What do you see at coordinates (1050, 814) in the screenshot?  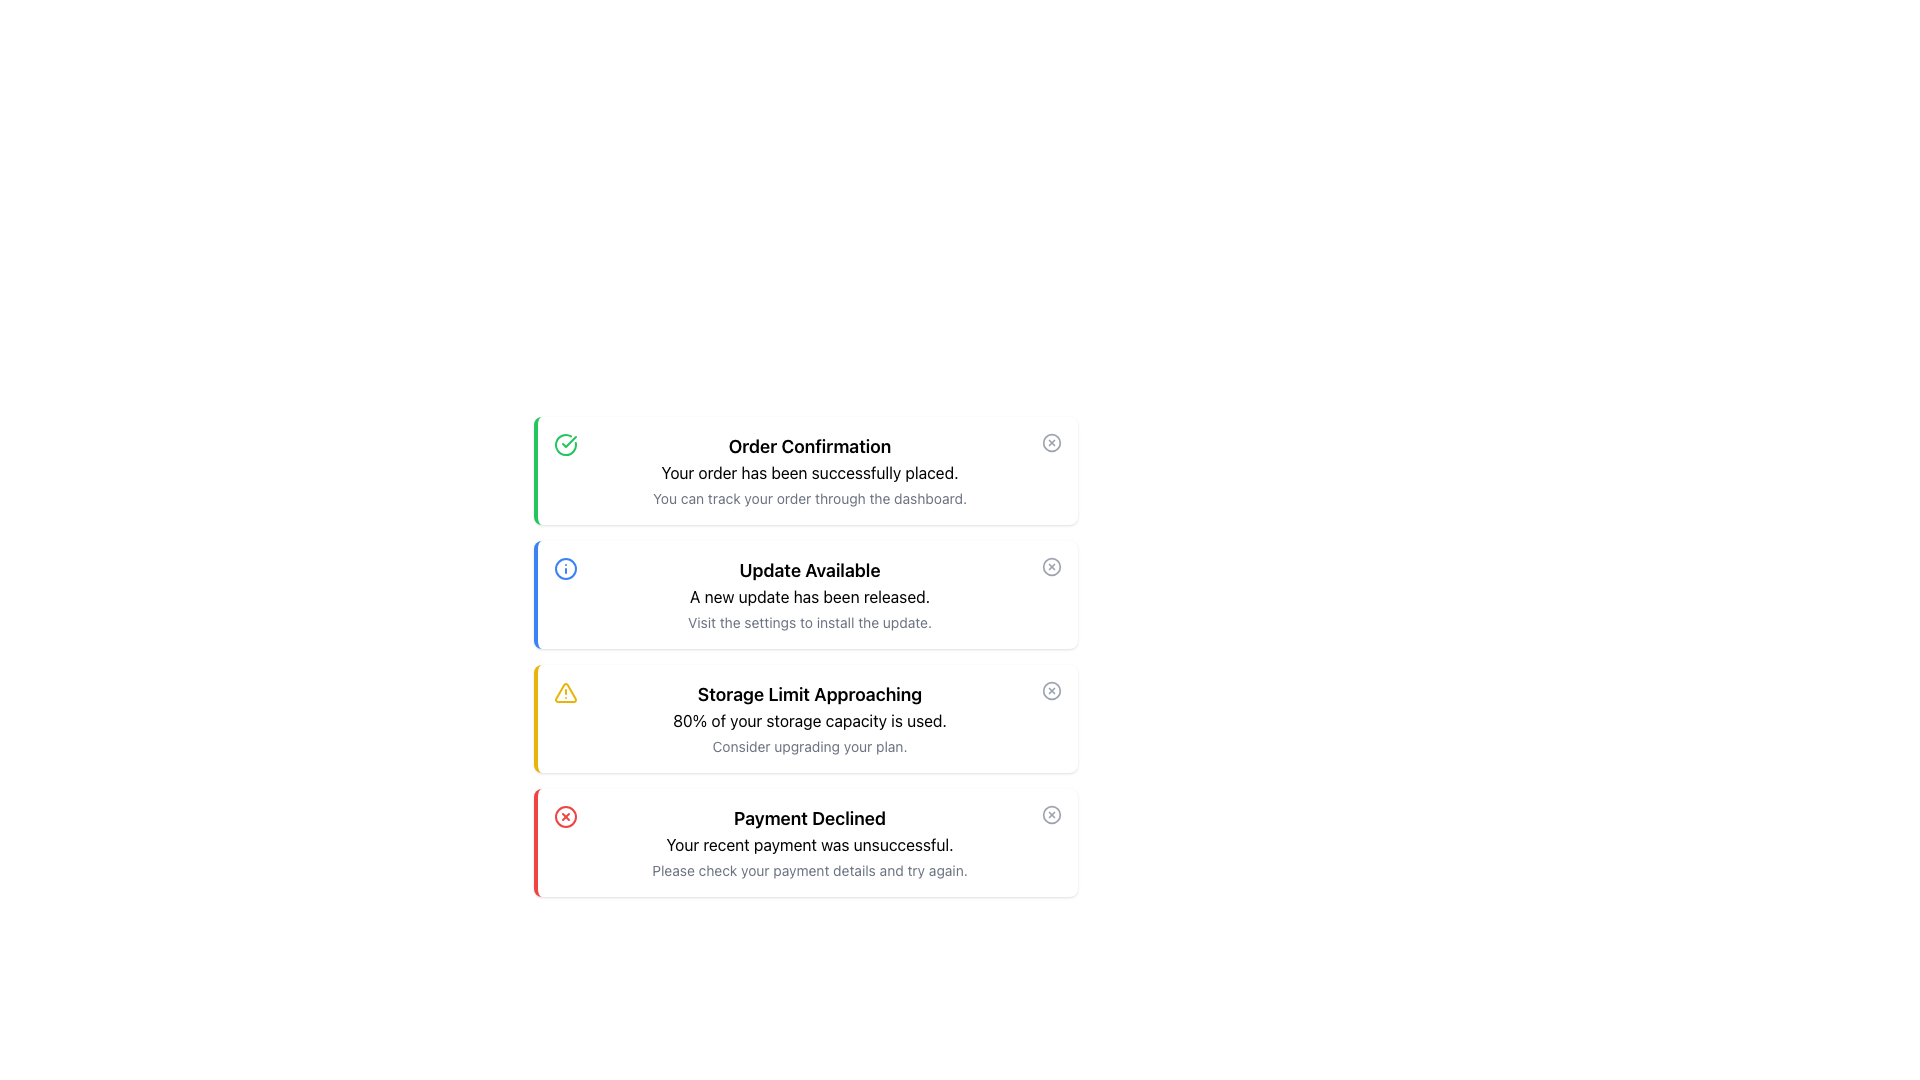 I see `the center of the SVG circle that serves as a 'close' or 'dismiss' action icon in the 'Payment Declined' notification card` at bounding box center [1050, 814].